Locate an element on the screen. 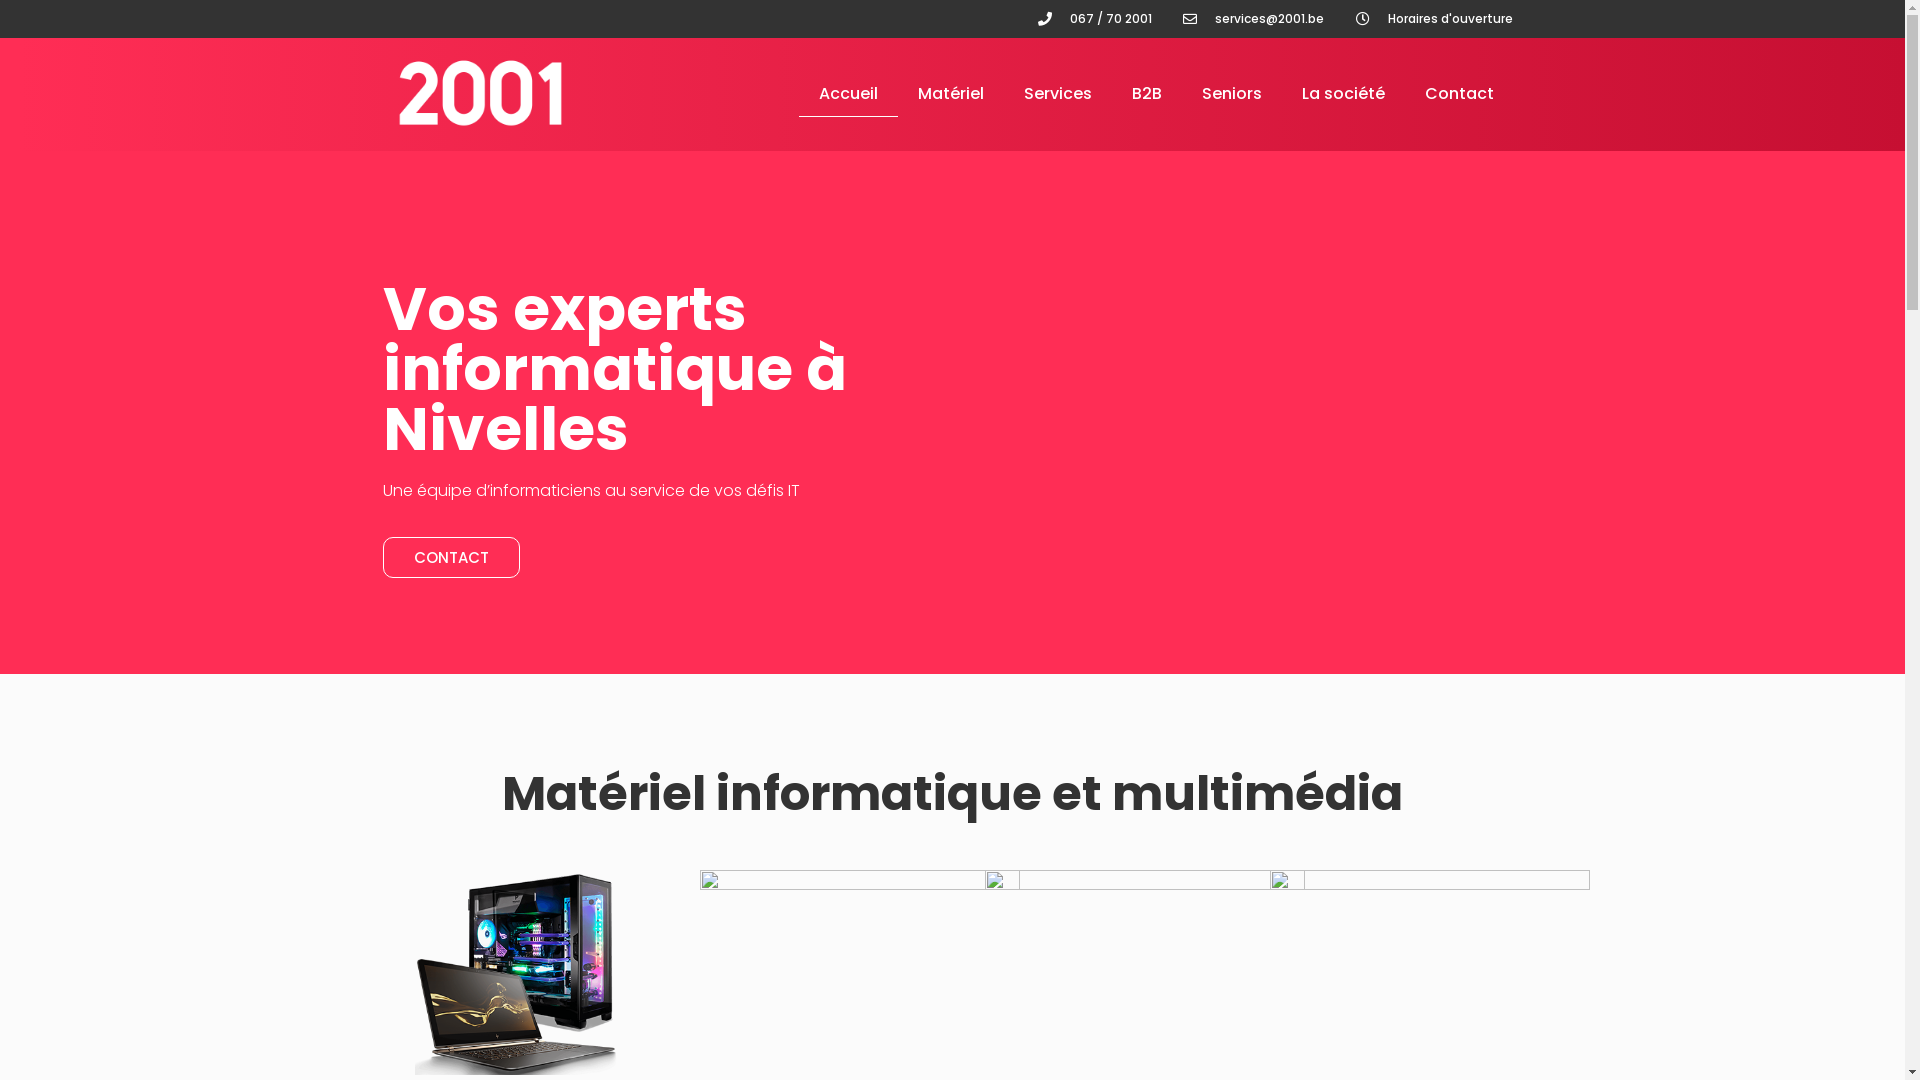 Image resolution: width=1920 pixels, height=1080 pixels. 'CONTACT' is located at coordinates (449, 557).